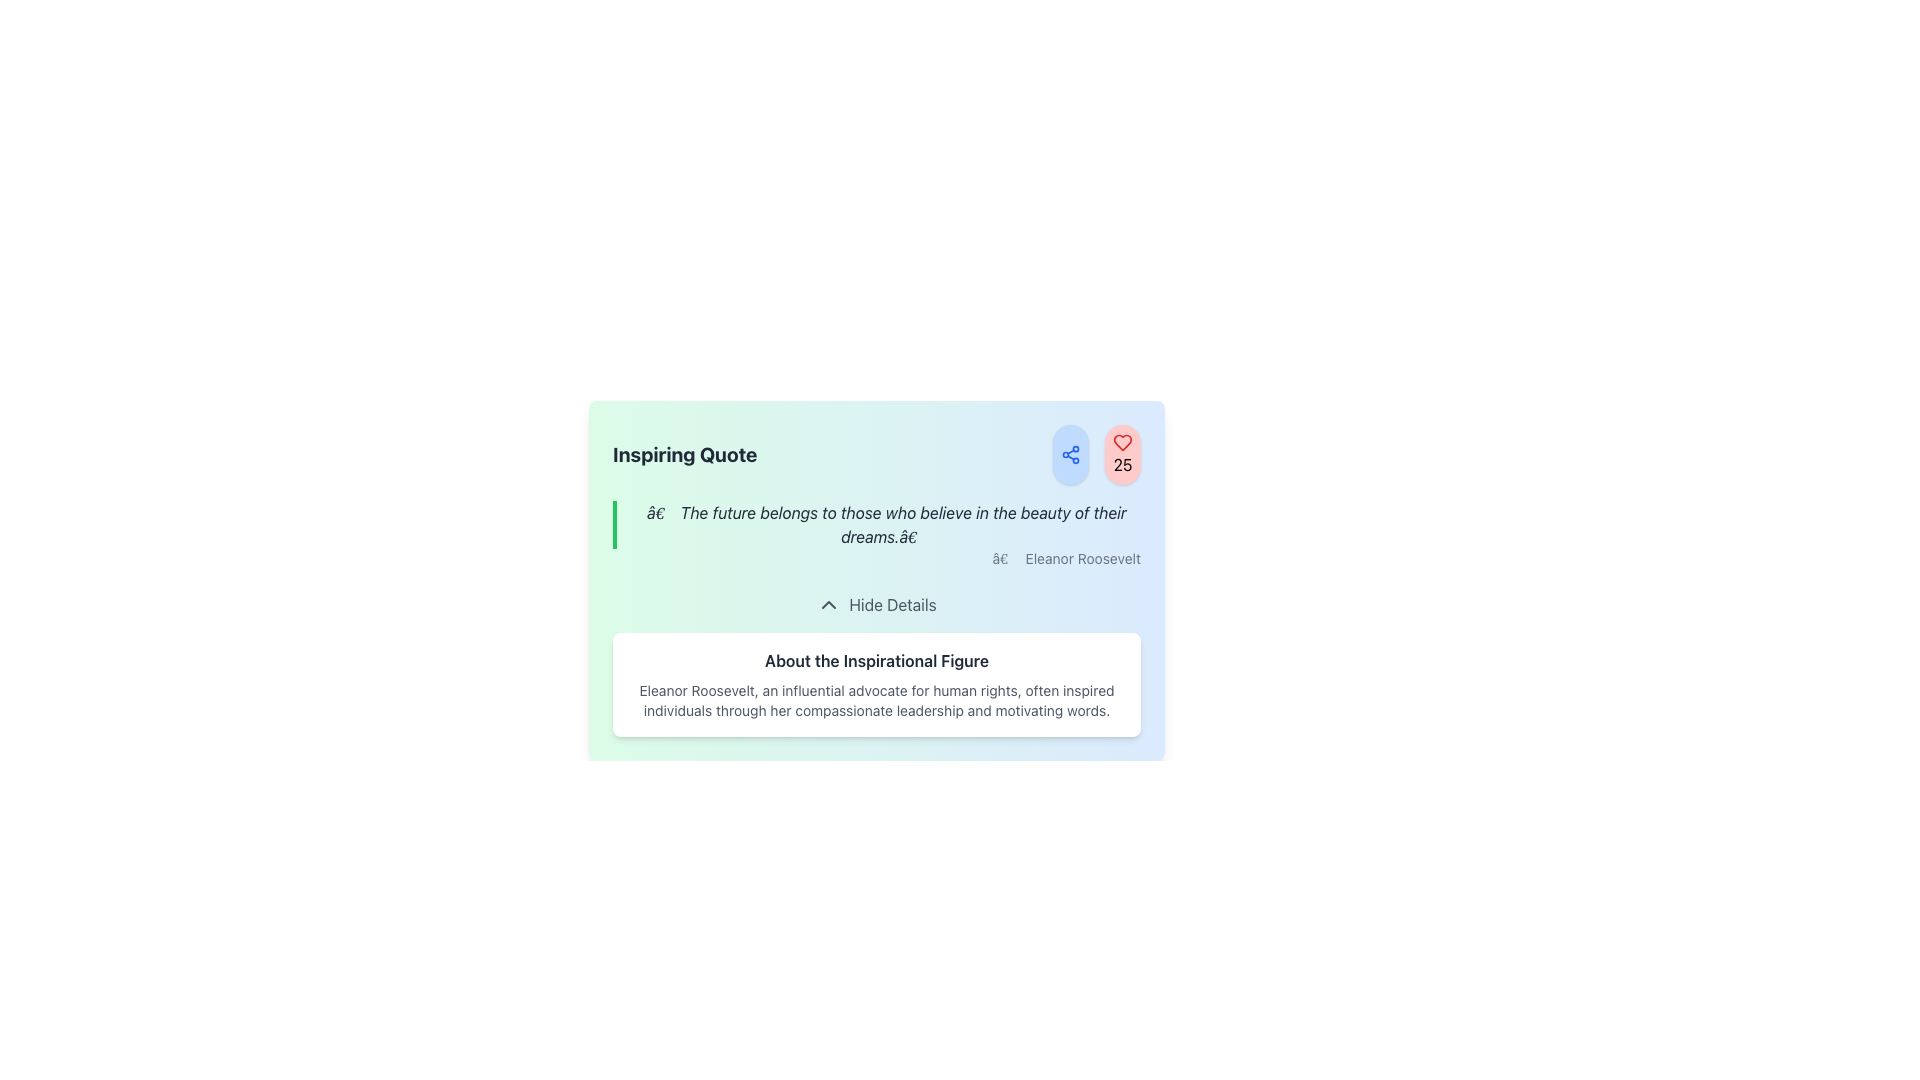 This screenshot has height=1080, width=1920. Describe the element at coordinates (877, 700) in the screenshot. I see `the text element that provides information about Eleanor Roosevelt, located within the 'About the Inspirational Figure' card, positioned below the title text` at that location.